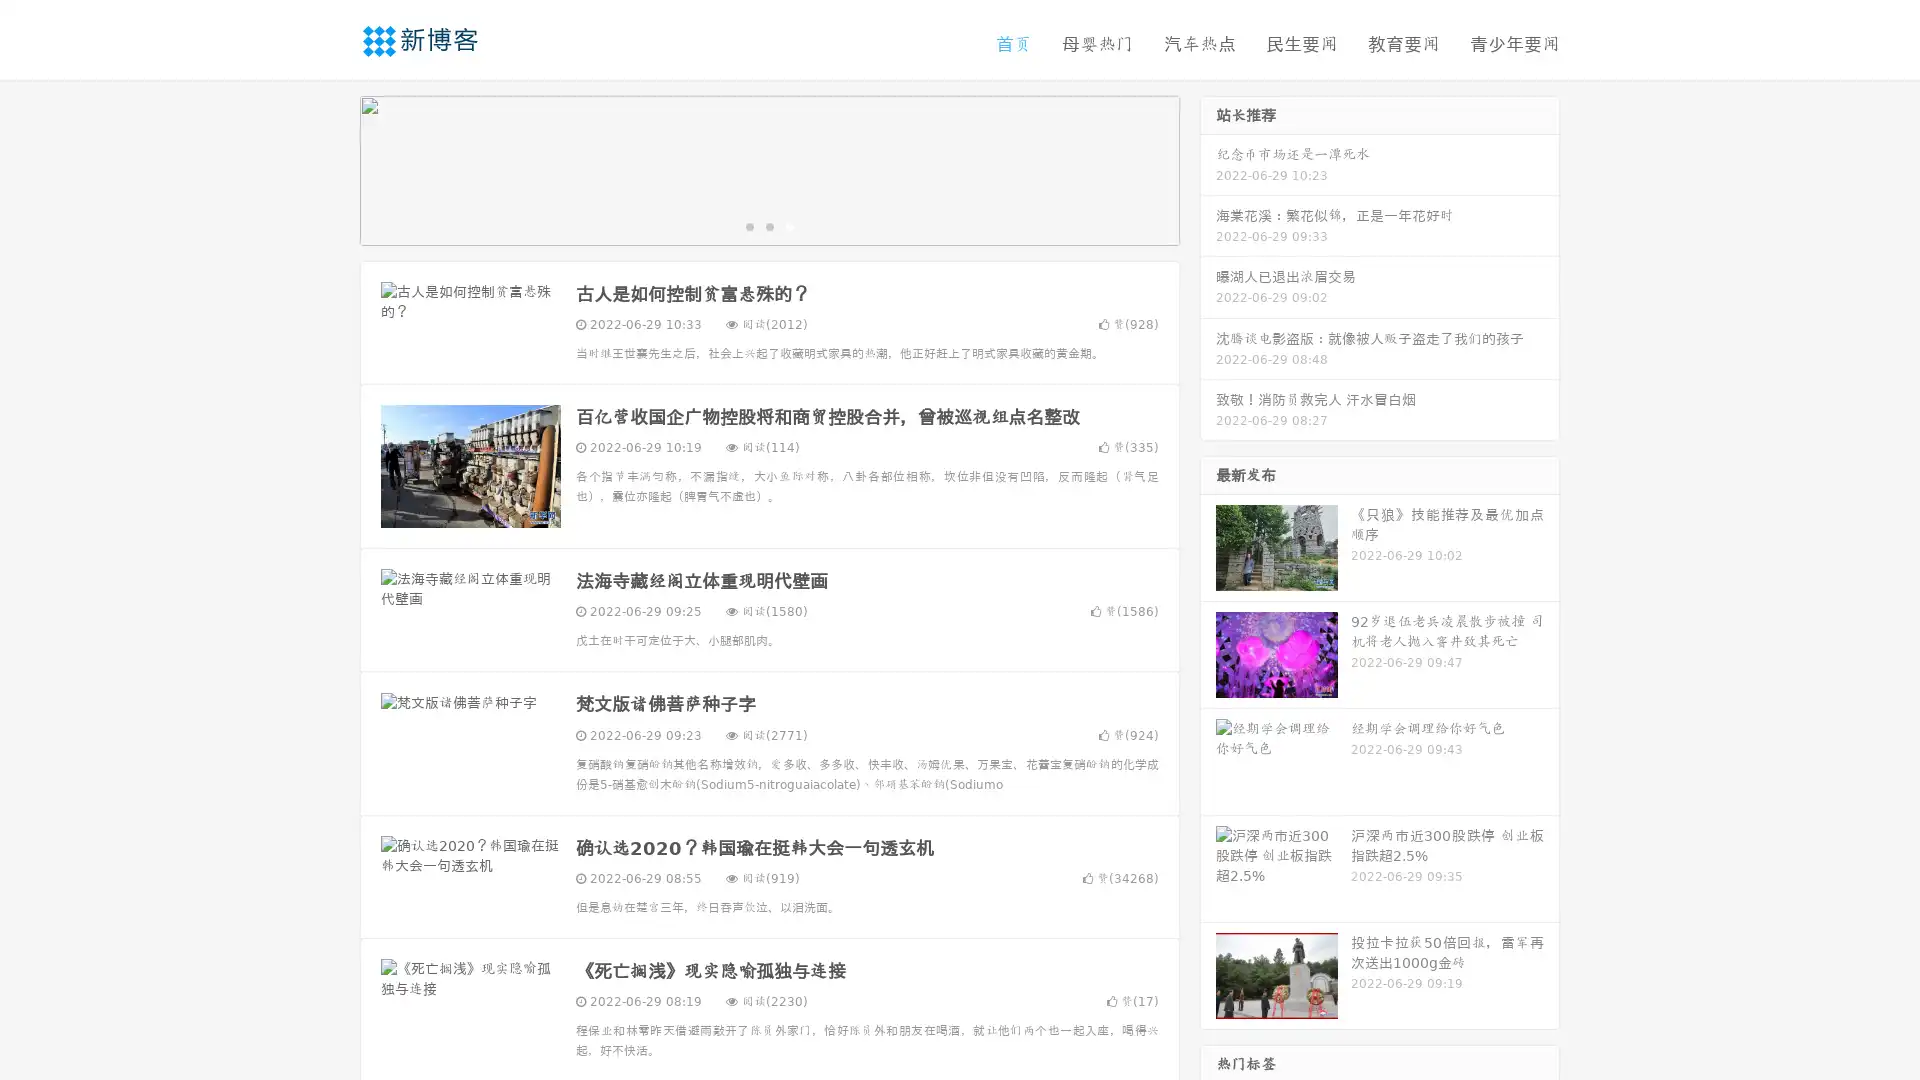 The image size is (1920, 1080). I want to click on Go to slide 1, so click(748, 225).